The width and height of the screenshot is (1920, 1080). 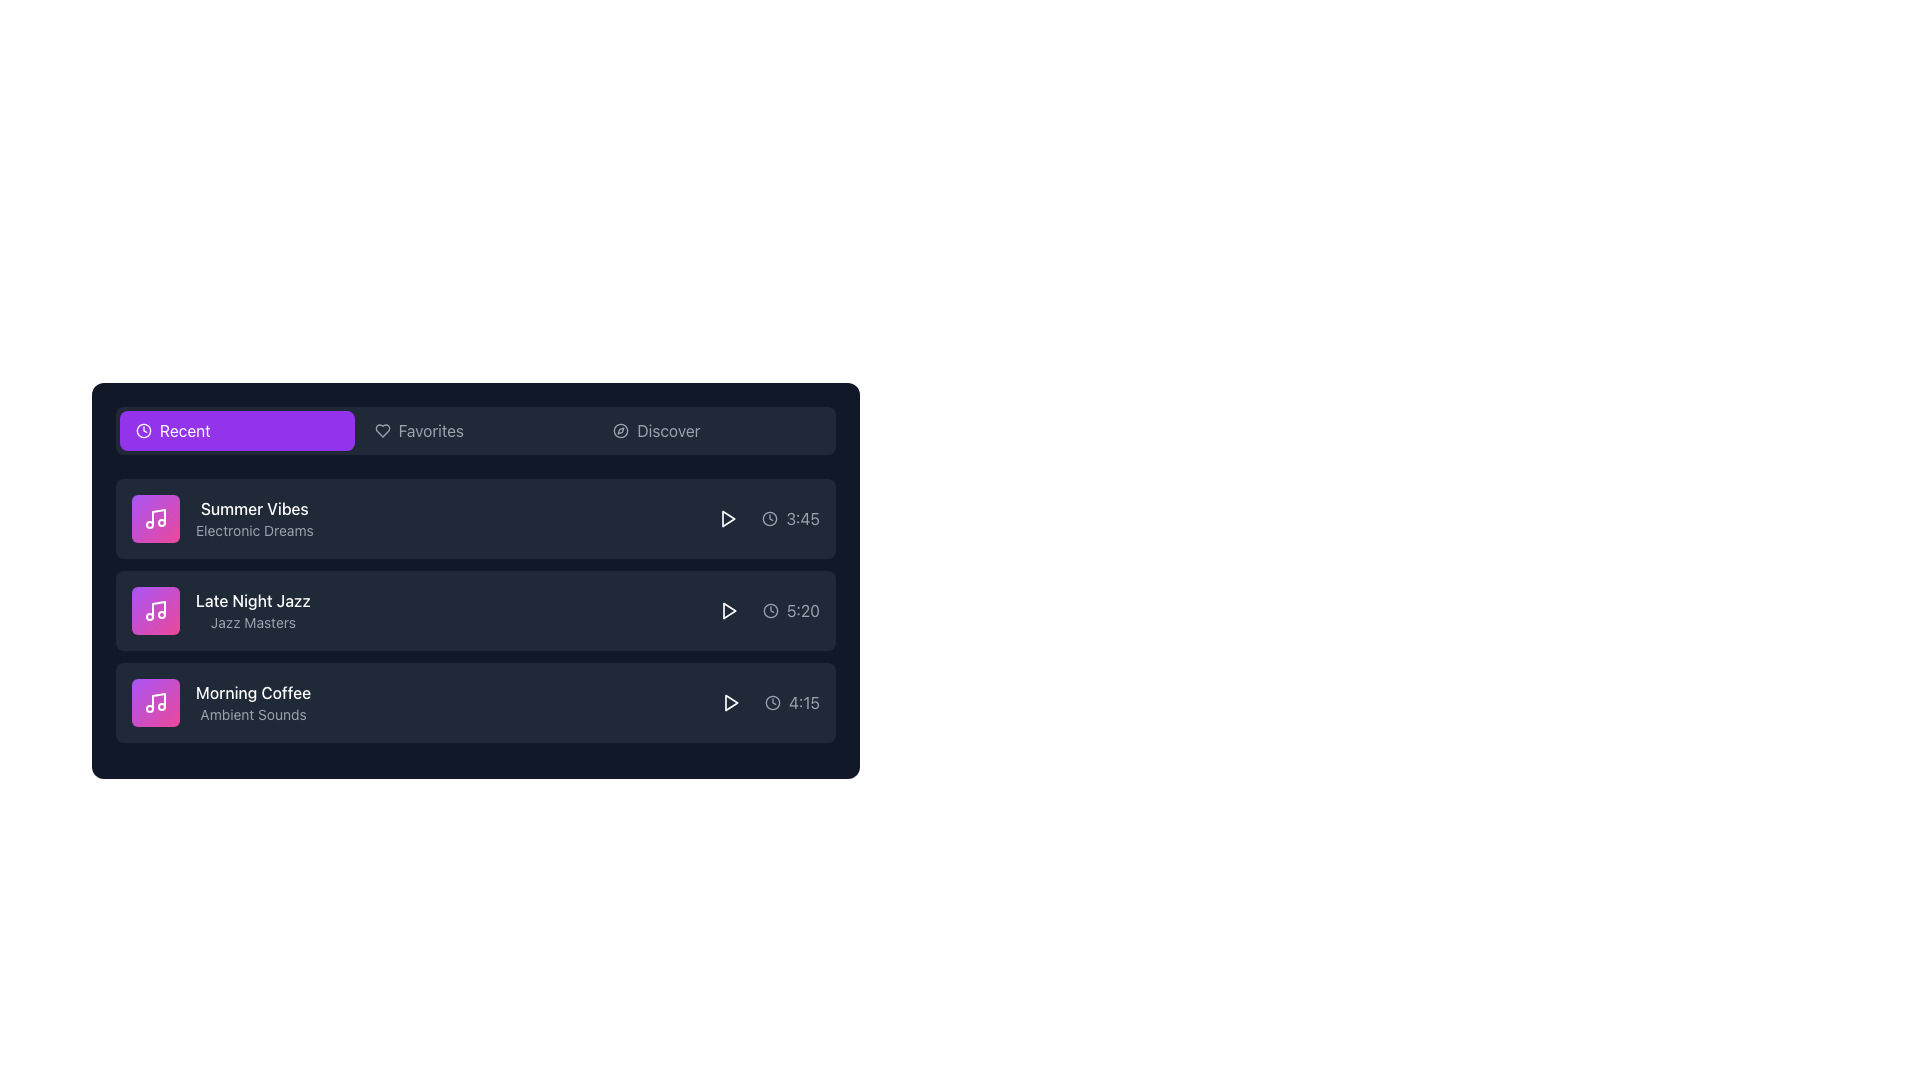 What do you see at coordinates (155, 518) in the screenshot?
I see `the musical note icon styled with a gradient from purple to pink, located as the leftmost graphic in the first row of the list under the 'Recent' tab, corresponding to the 'Summer Vibes' title` at bounding box center [155, 518].